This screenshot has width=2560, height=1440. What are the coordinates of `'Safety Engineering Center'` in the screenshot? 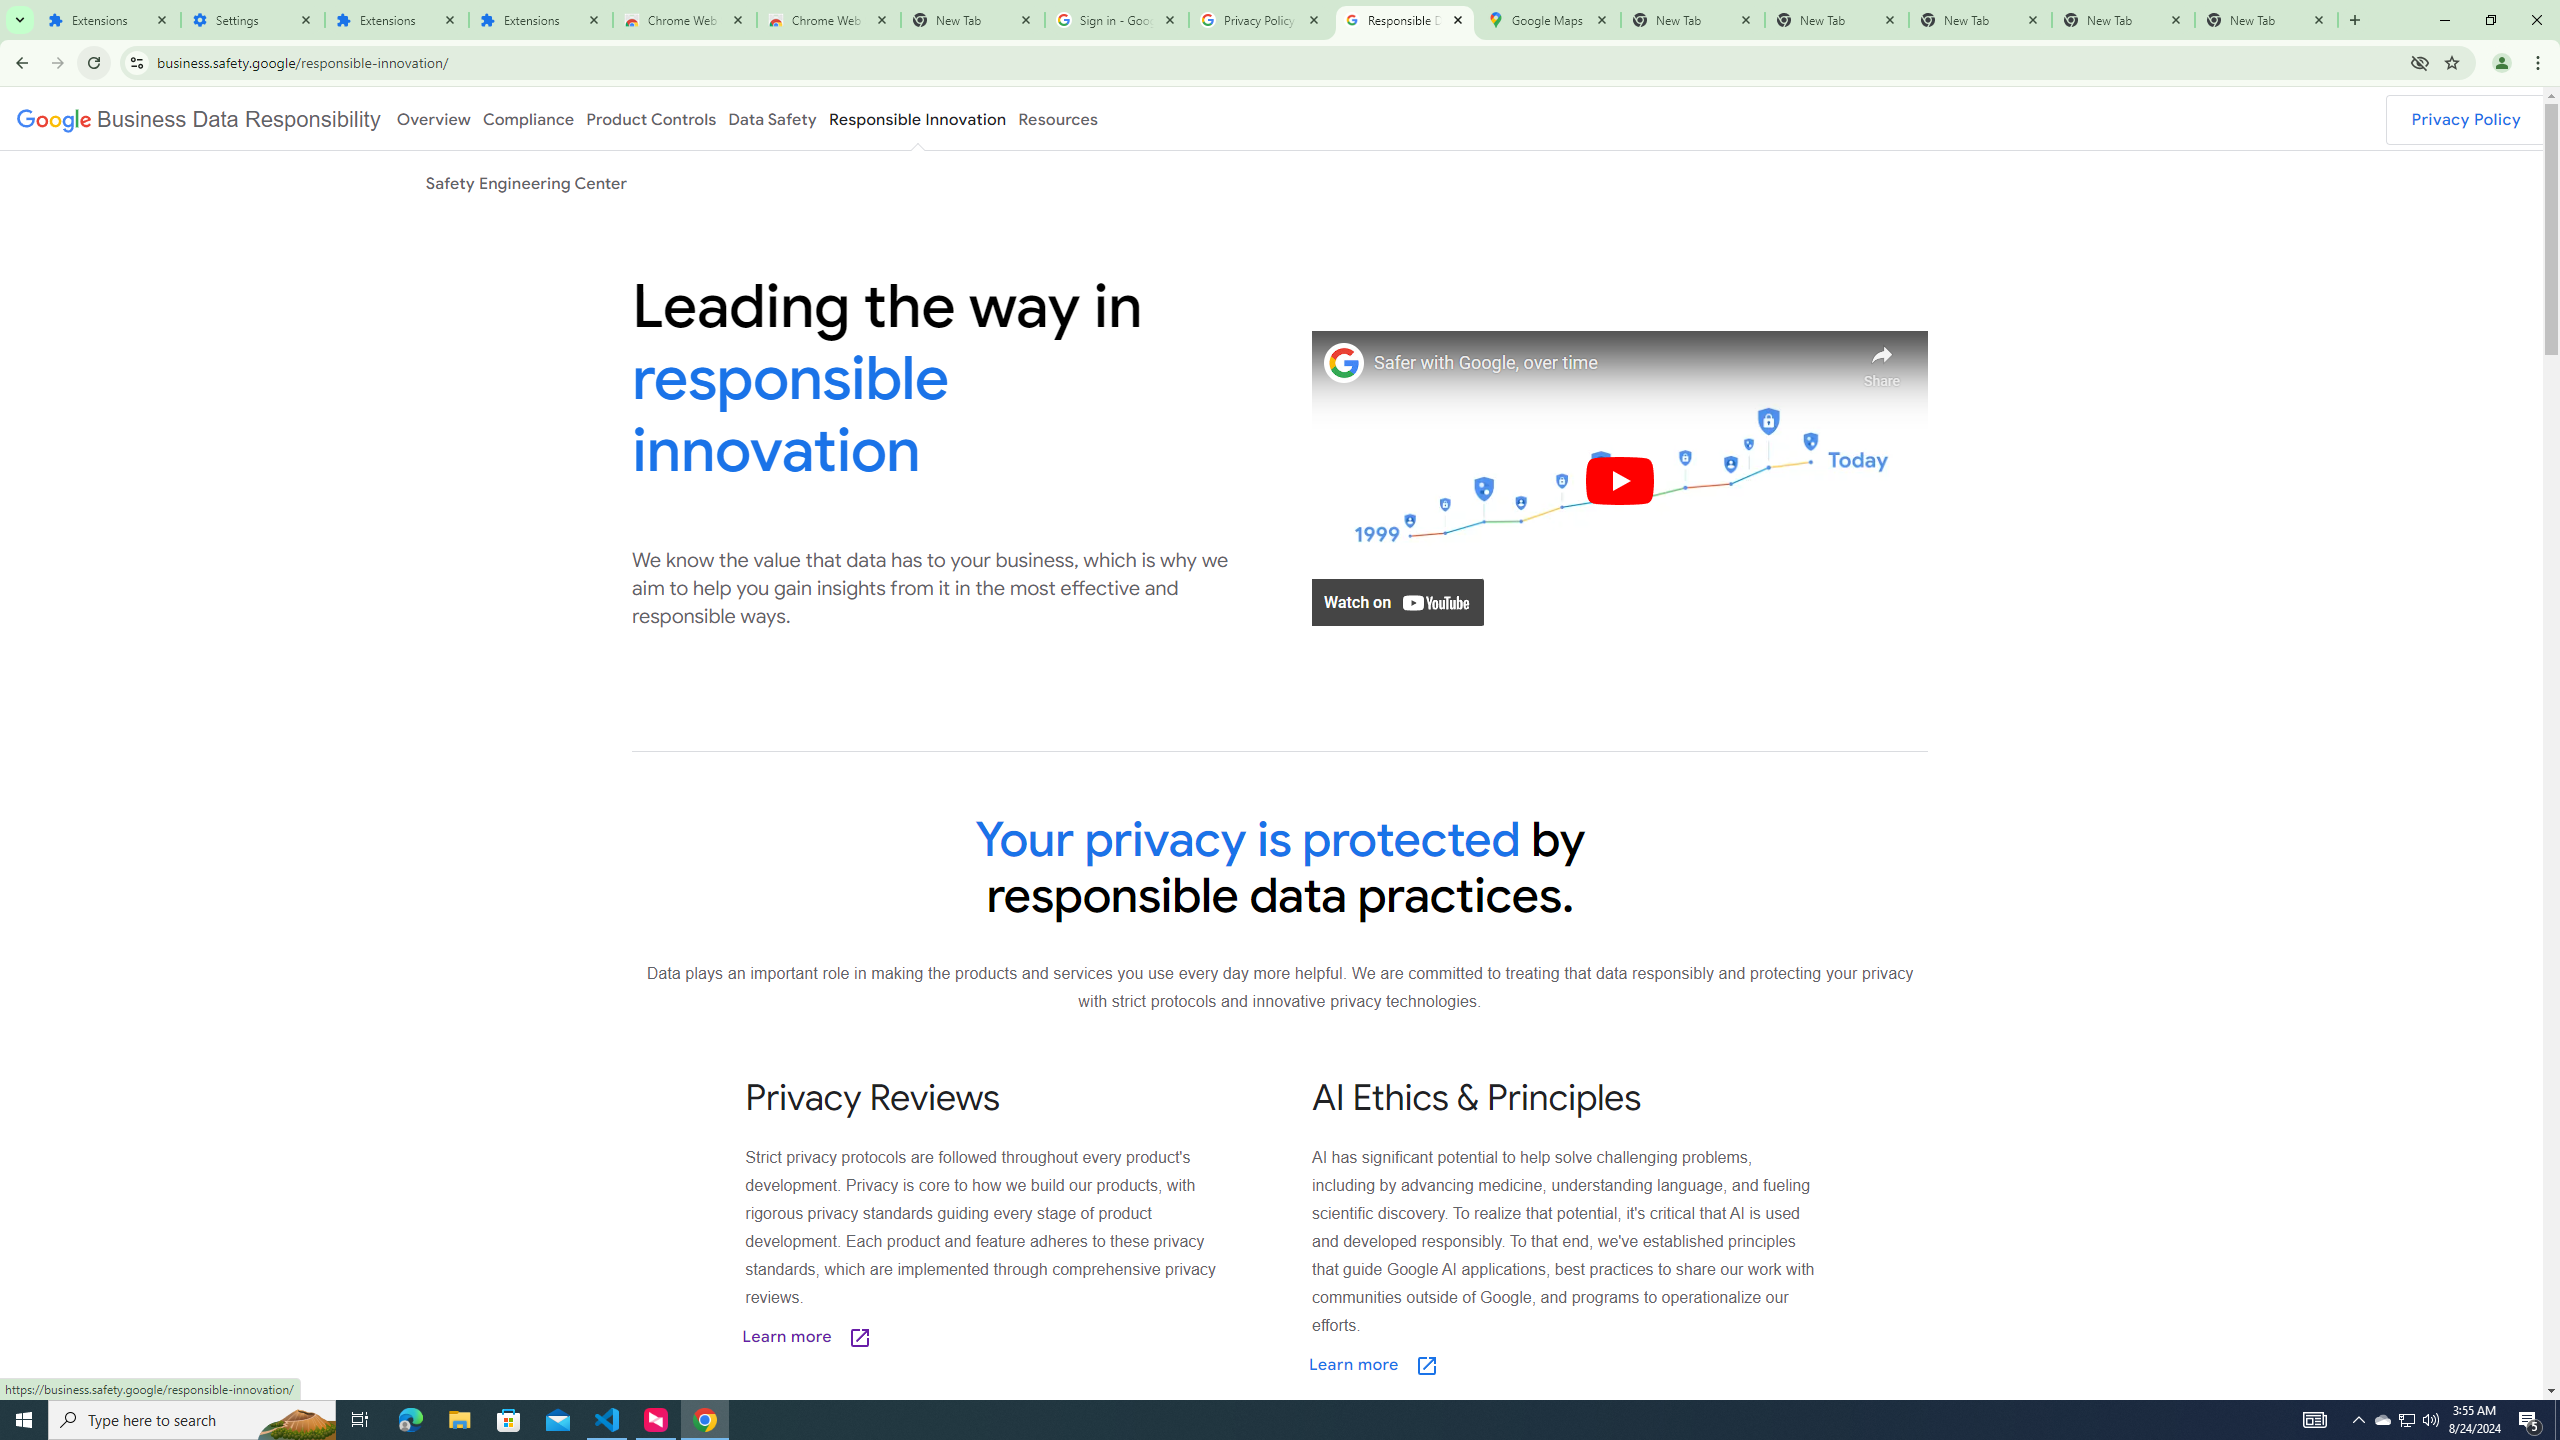 It's located at (525, 181).